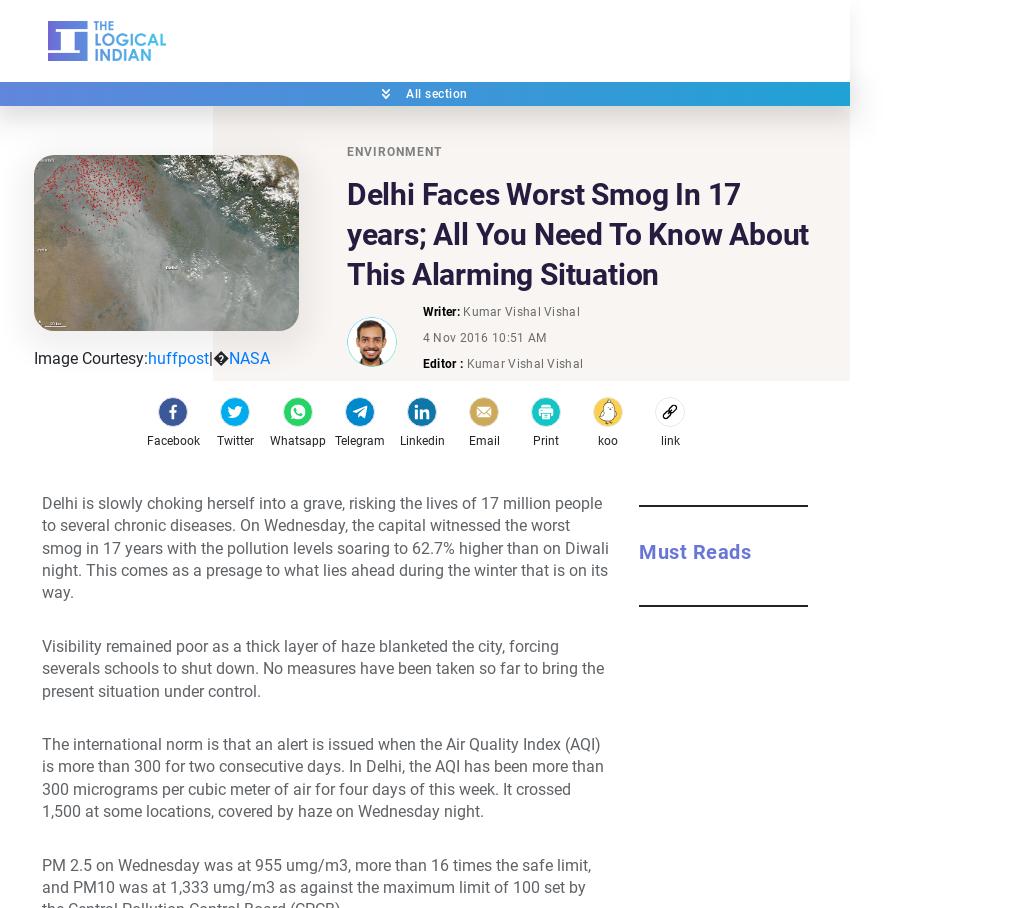 This screenshot has height=908, width=1014. I want to click on 'Environment', so click(392, 151).